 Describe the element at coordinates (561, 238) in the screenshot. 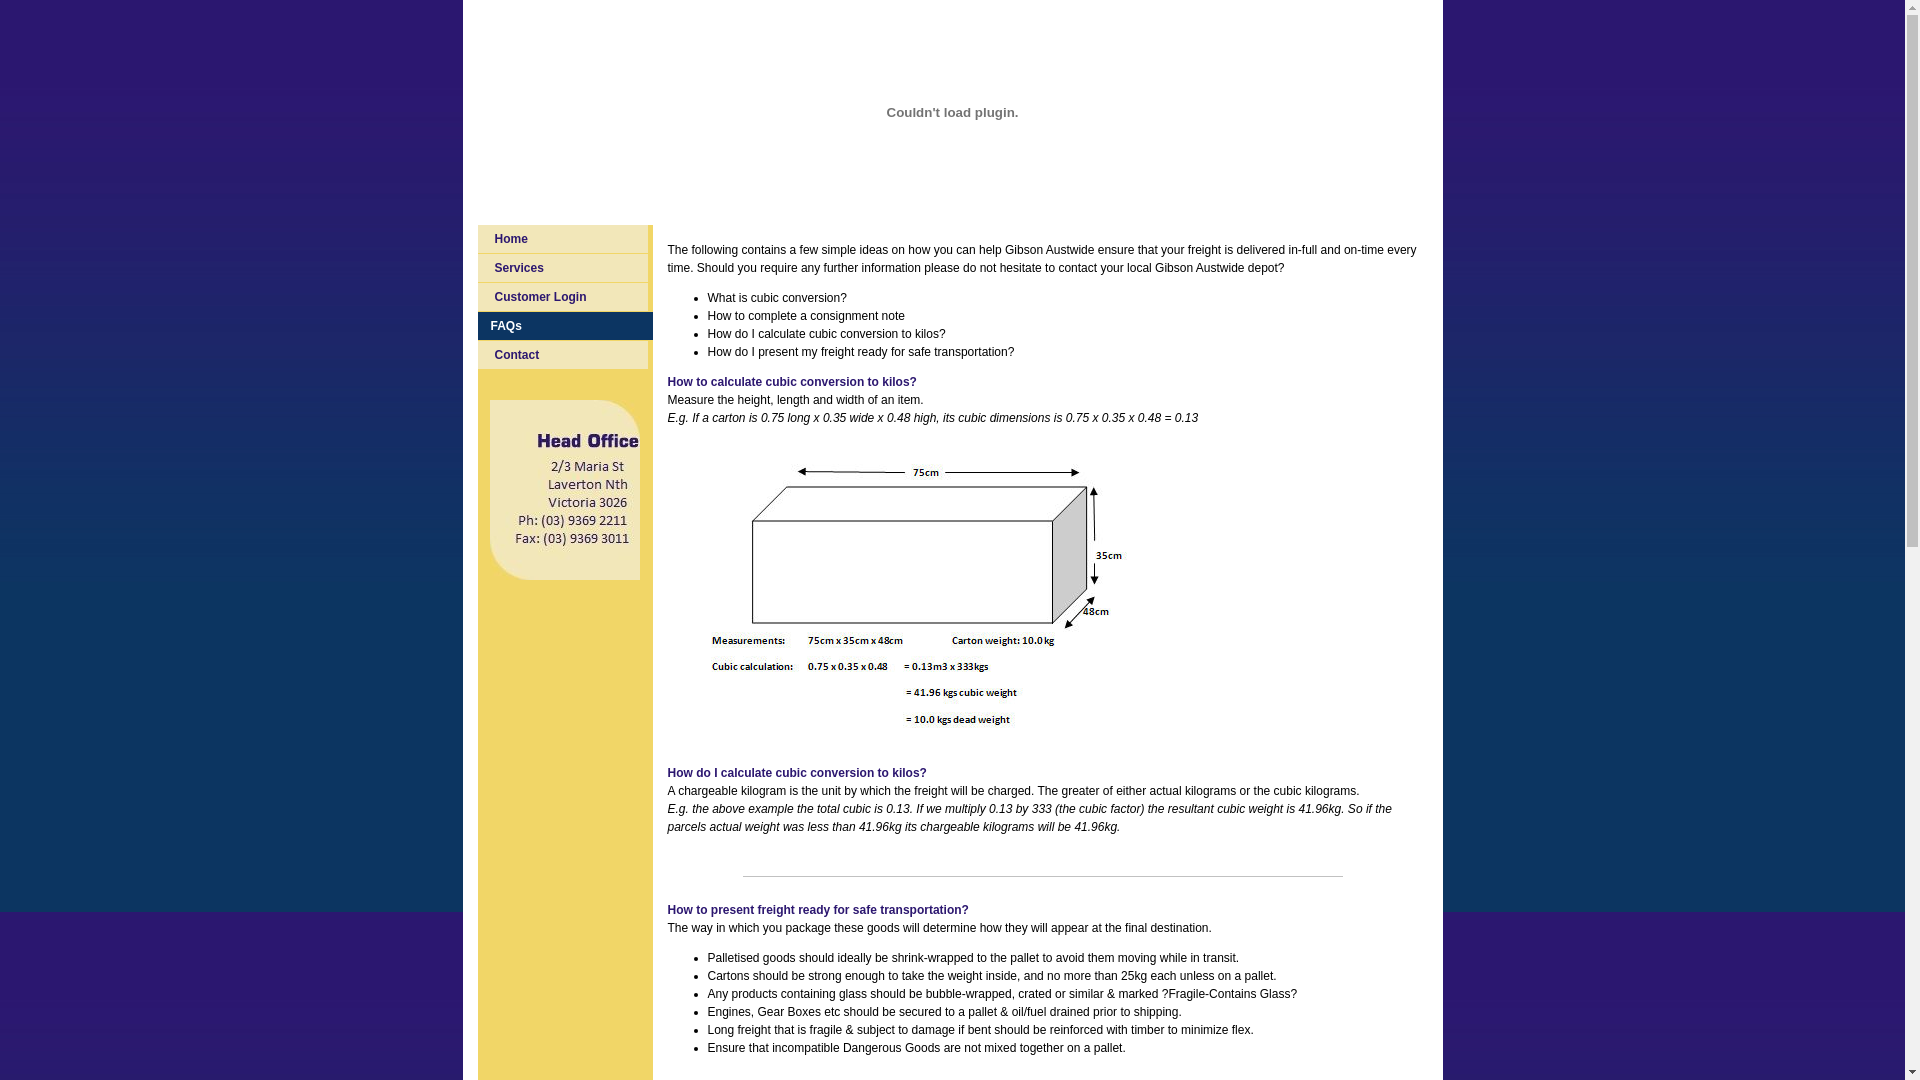

I see `'Home'` at that location.